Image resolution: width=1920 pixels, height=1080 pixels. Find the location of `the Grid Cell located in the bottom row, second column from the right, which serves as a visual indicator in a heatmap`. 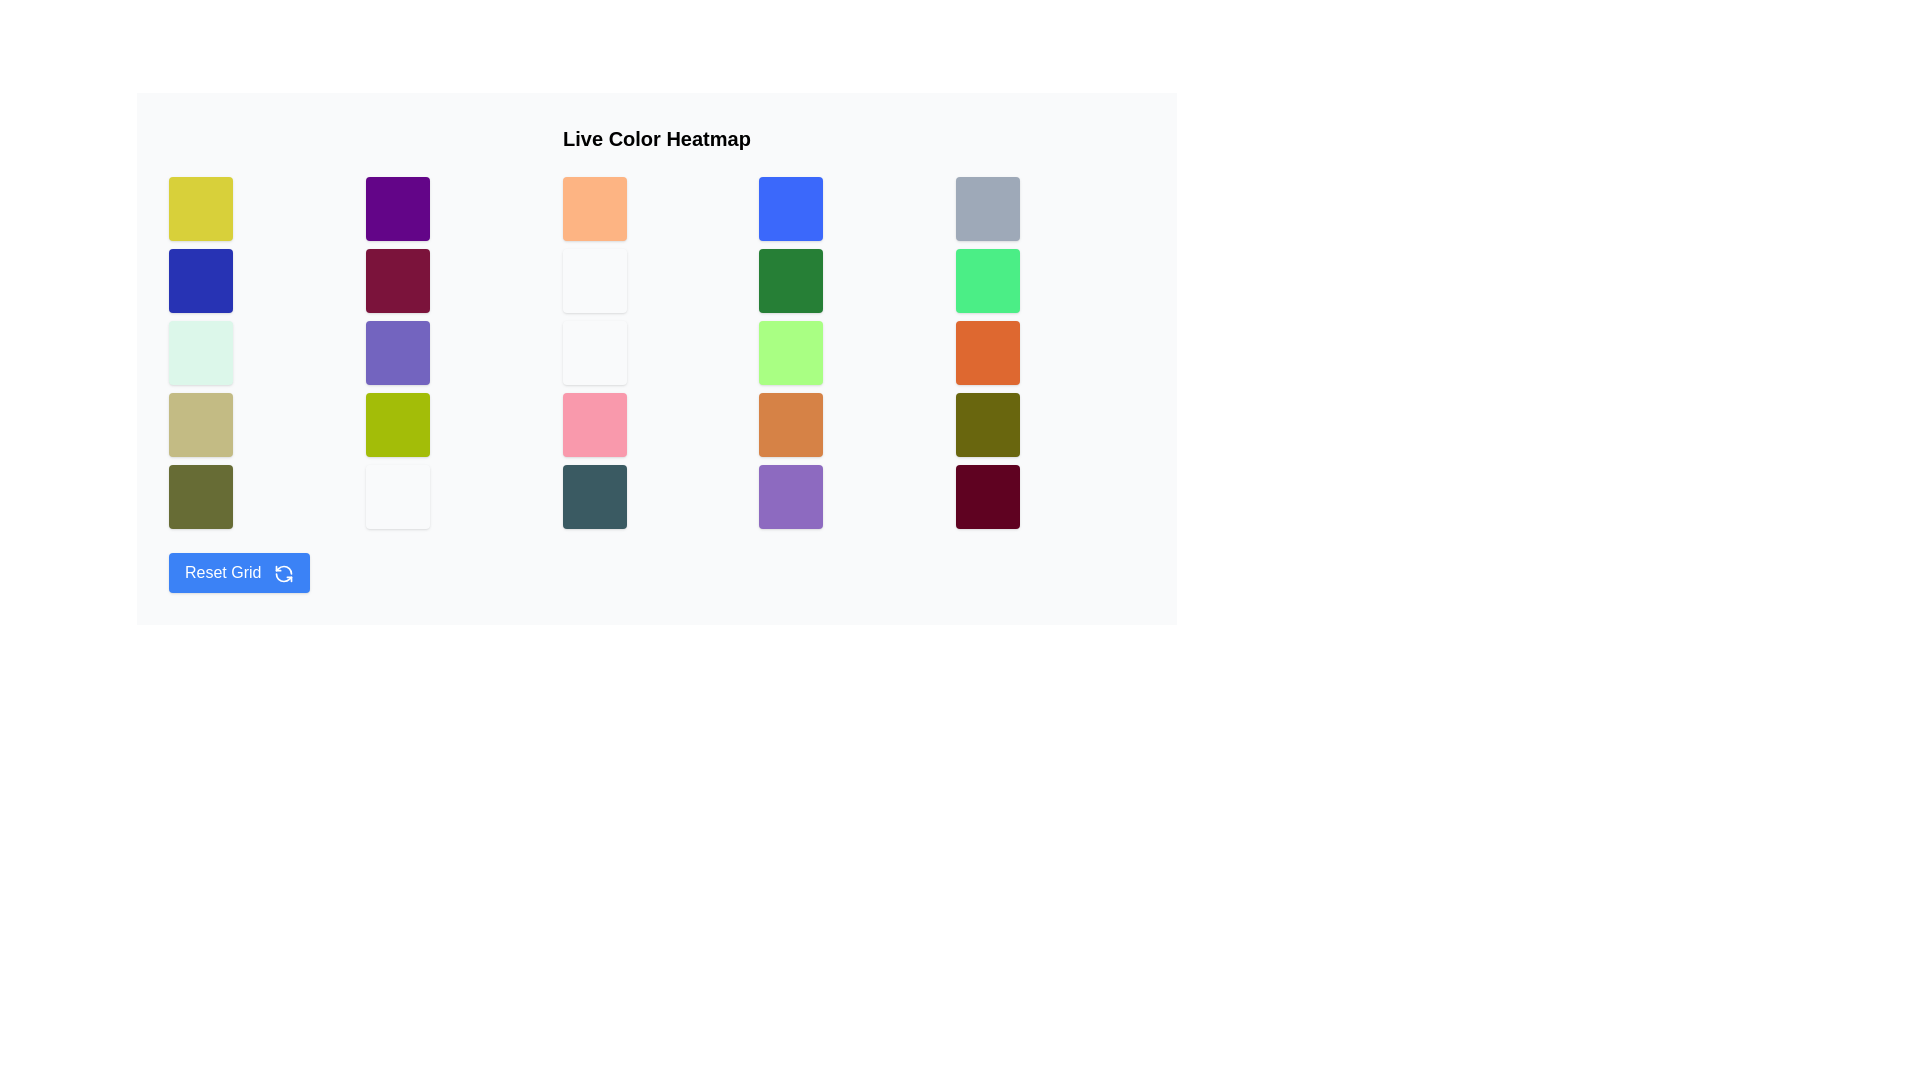

the Grid Cell located in the bottom row, second column from the right, which serves as a visual indicator in a heatmap is located at coordinates (790, 496).